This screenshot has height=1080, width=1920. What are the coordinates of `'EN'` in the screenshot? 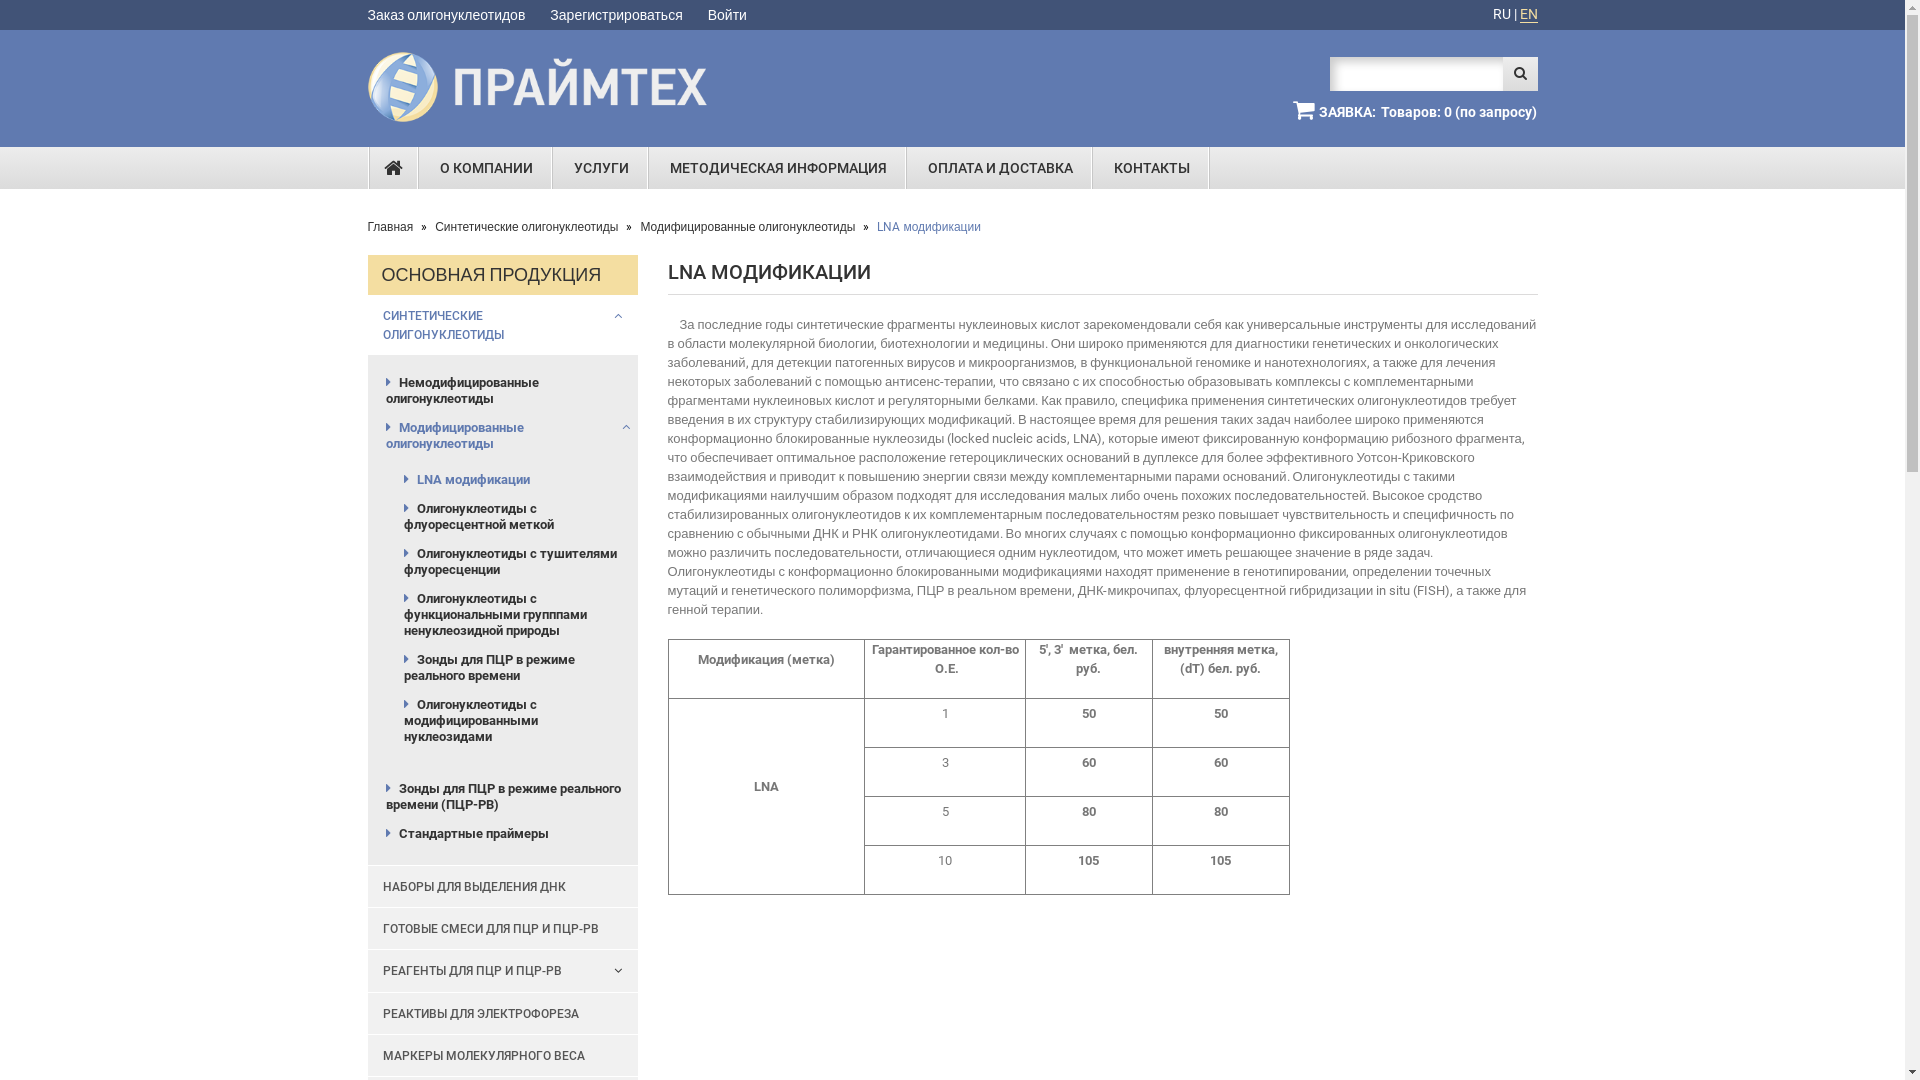 It's located at (1528, 14).